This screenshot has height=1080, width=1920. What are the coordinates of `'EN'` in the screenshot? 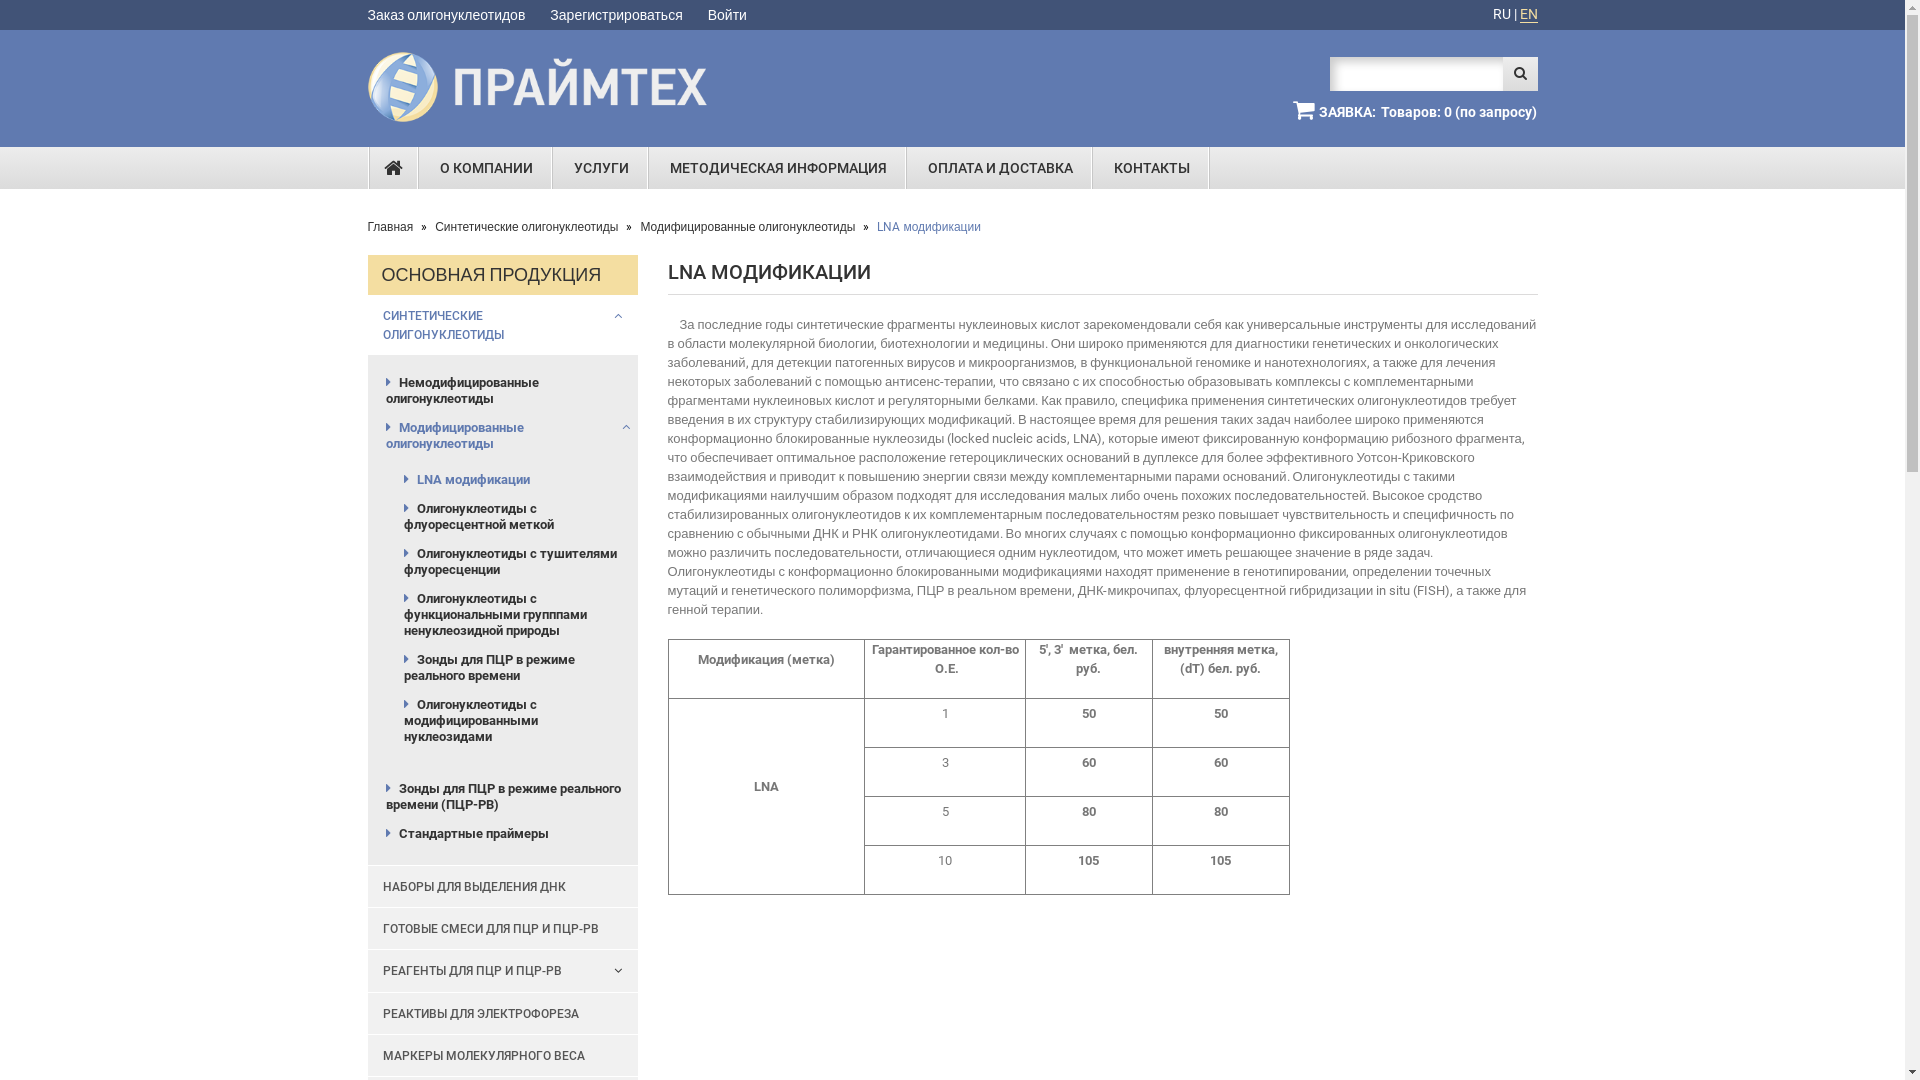 It's located at (1528, 14).